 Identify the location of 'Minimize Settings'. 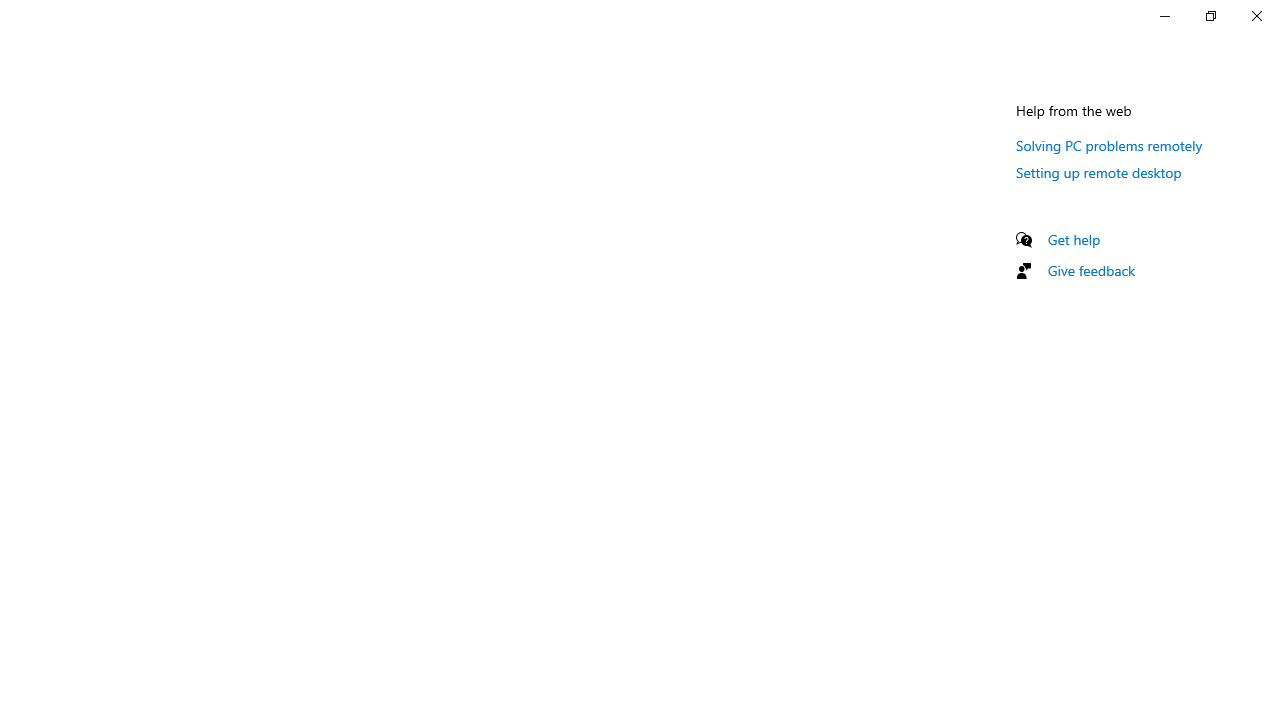
(1164, 15).